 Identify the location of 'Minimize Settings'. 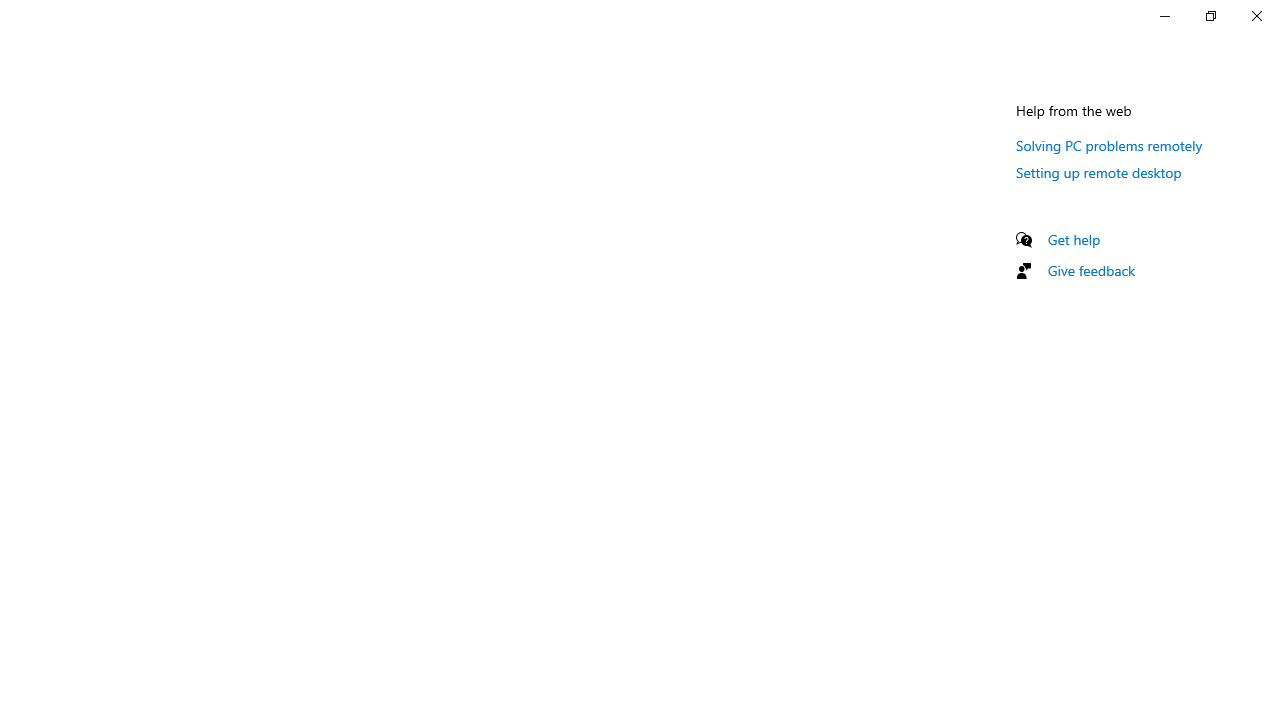
(1164, 15).